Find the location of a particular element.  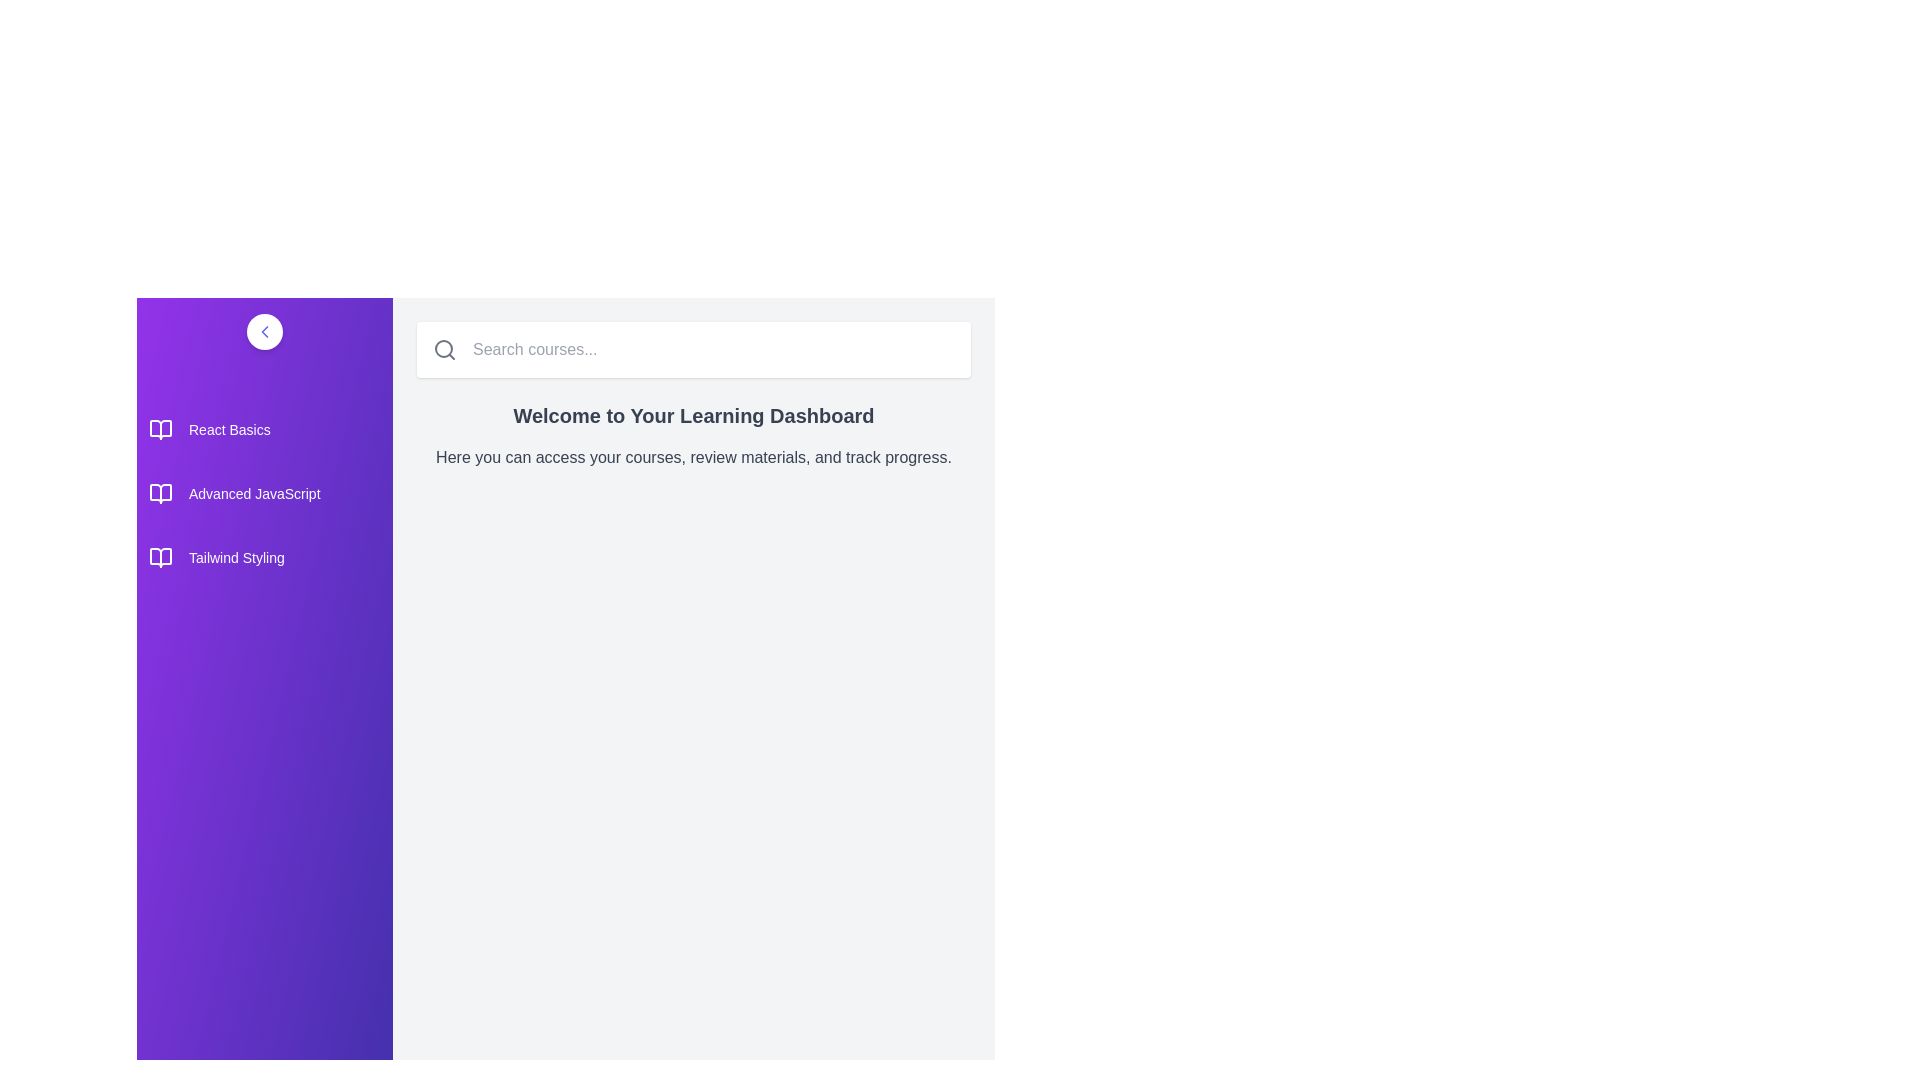

toggle button to change the drawer's visibility is located at coordinates (263, 330).